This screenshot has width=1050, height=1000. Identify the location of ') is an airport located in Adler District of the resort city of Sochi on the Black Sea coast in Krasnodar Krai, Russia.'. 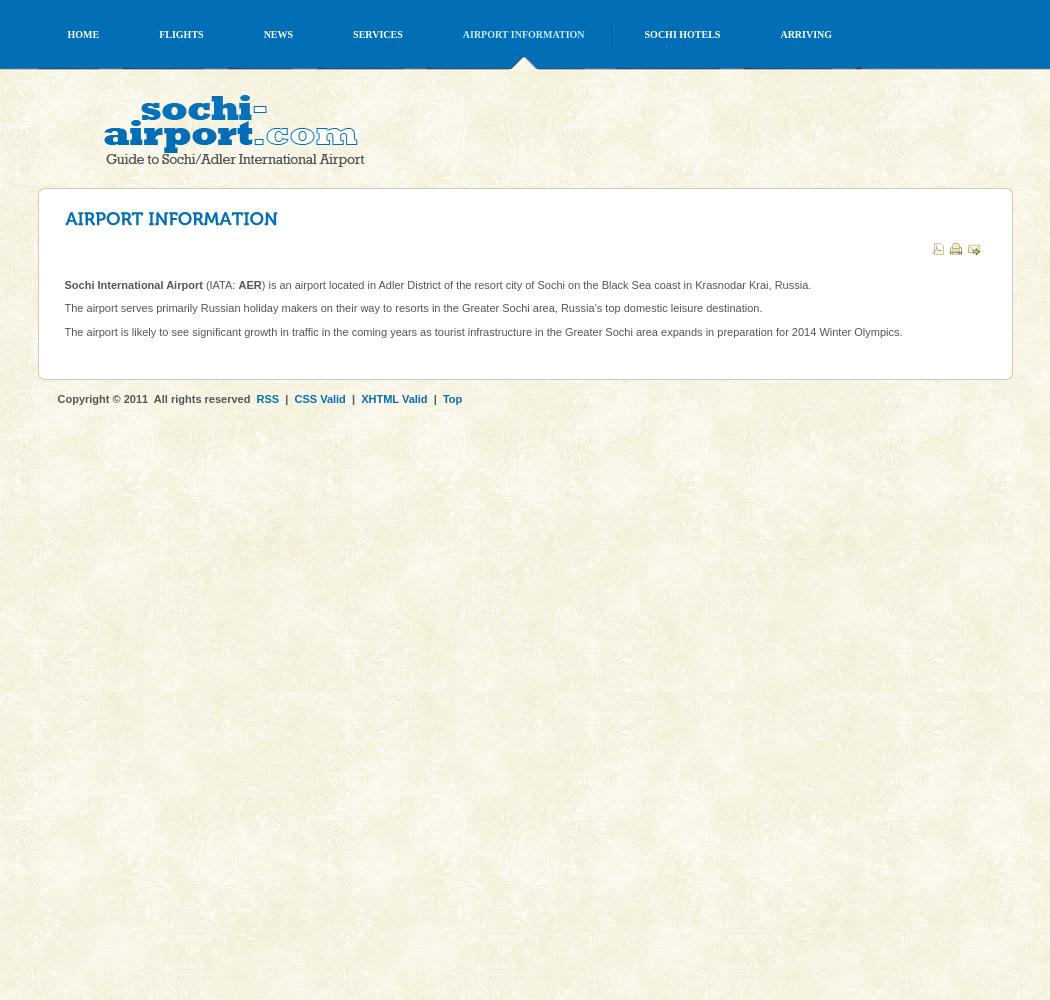
(536, 284).